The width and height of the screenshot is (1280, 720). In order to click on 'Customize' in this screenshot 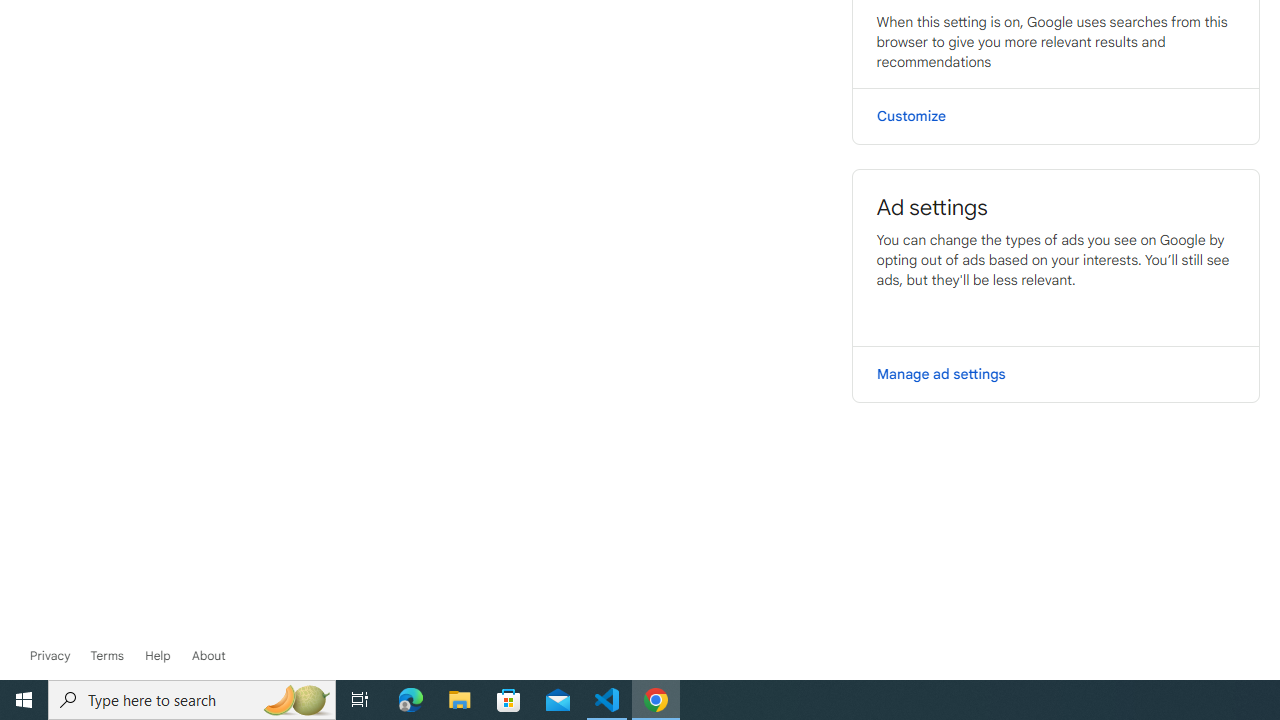, I will do `click(1055, 116)`.